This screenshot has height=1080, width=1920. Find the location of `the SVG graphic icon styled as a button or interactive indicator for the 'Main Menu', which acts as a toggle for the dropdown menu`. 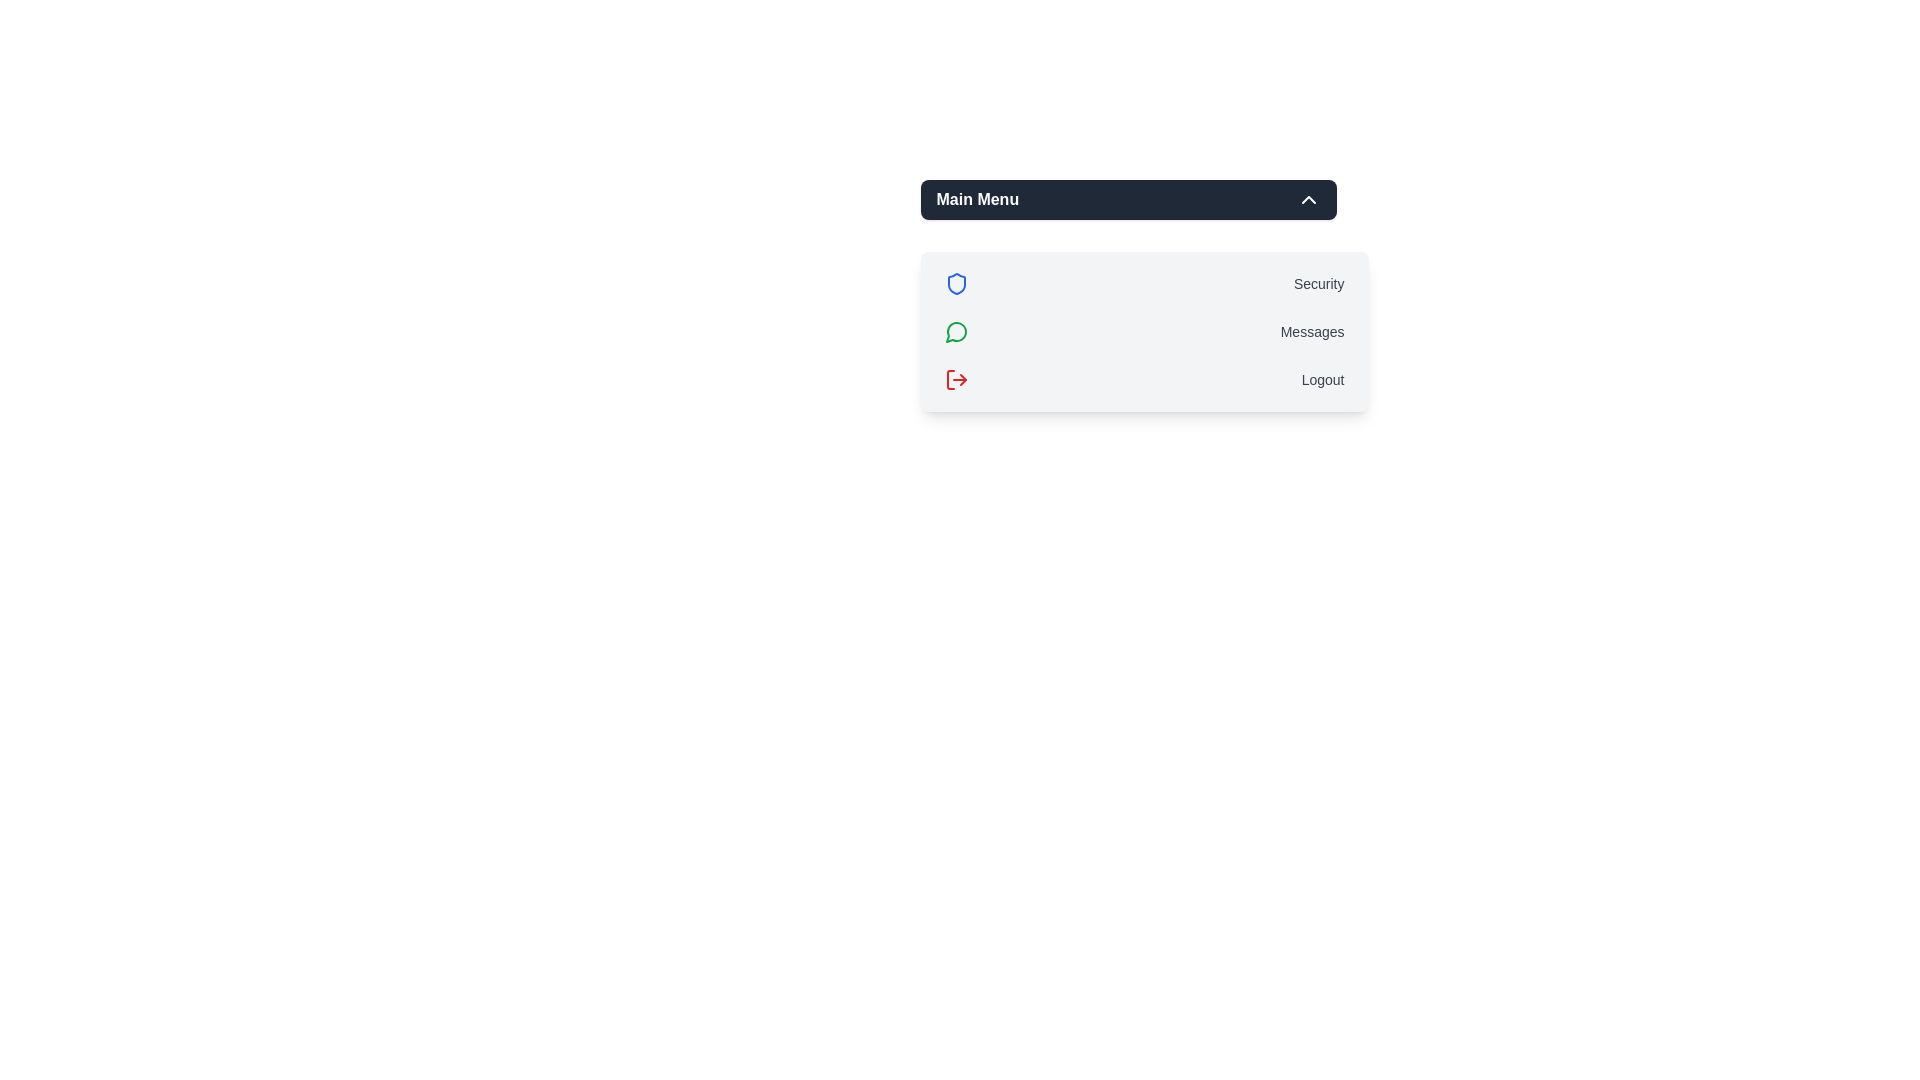

the SVG graphic icon styled as a button or interactive indicator for the 'Main Menu', which acts as a toggle for the dropdown menu is located at coordinates (1308, 200).